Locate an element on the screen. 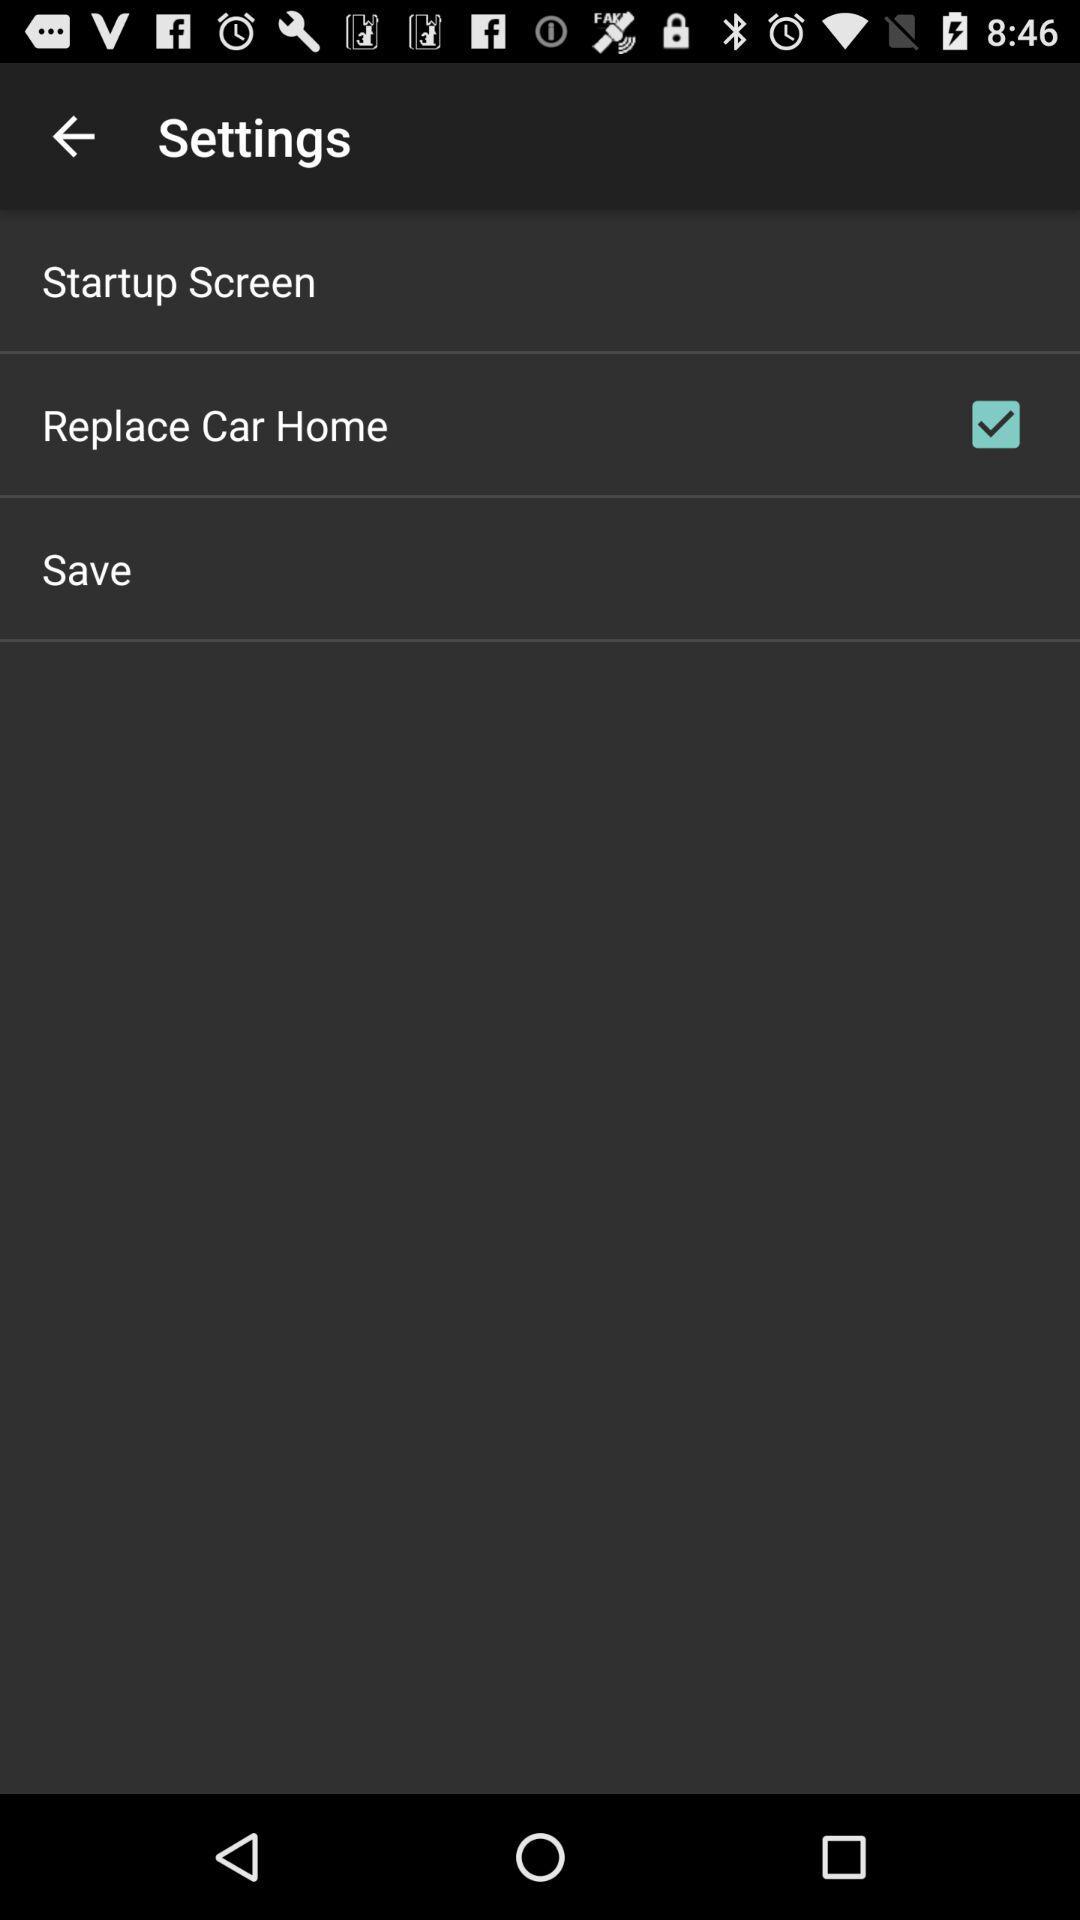 The width and height of the screenshot is (1080, 1920). startup screen is located at coordinates (178, 279).